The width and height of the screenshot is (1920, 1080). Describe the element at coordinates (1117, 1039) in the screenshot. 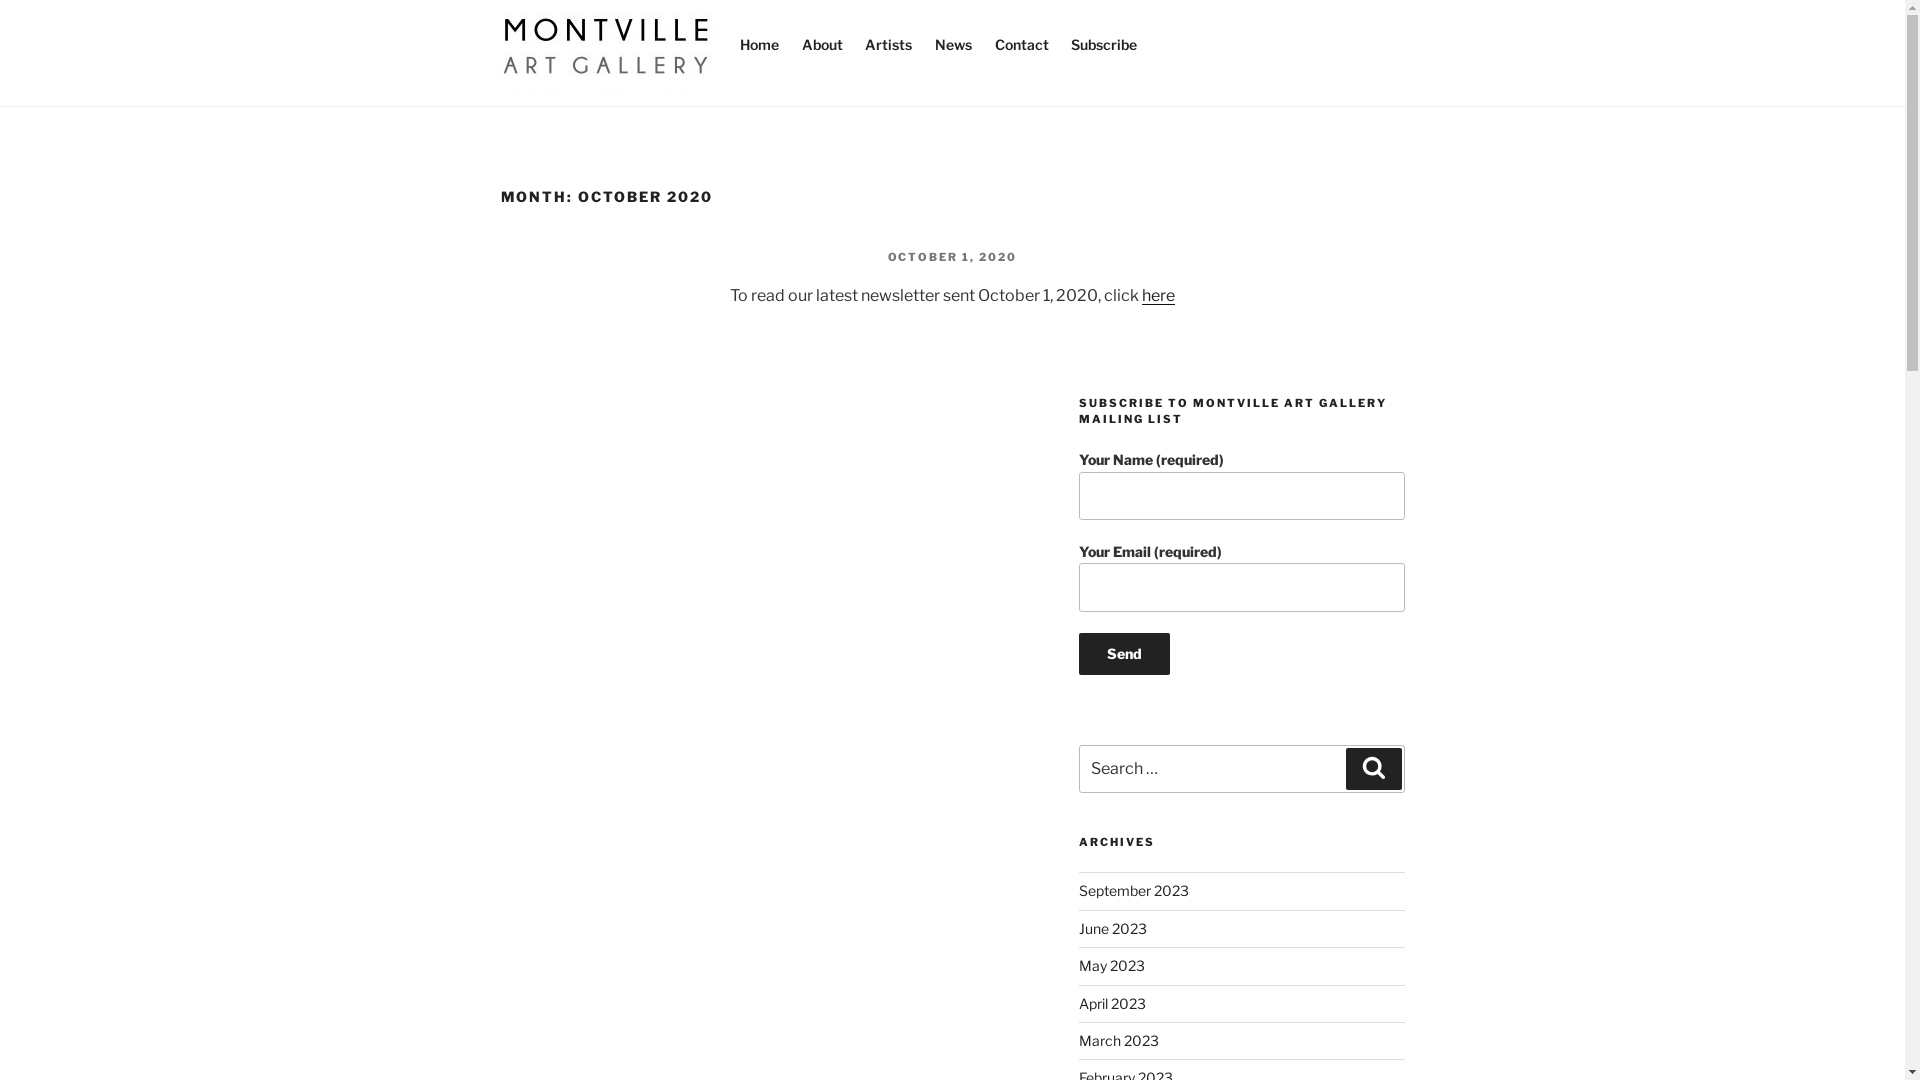

I see `'March 2023'` at that location.